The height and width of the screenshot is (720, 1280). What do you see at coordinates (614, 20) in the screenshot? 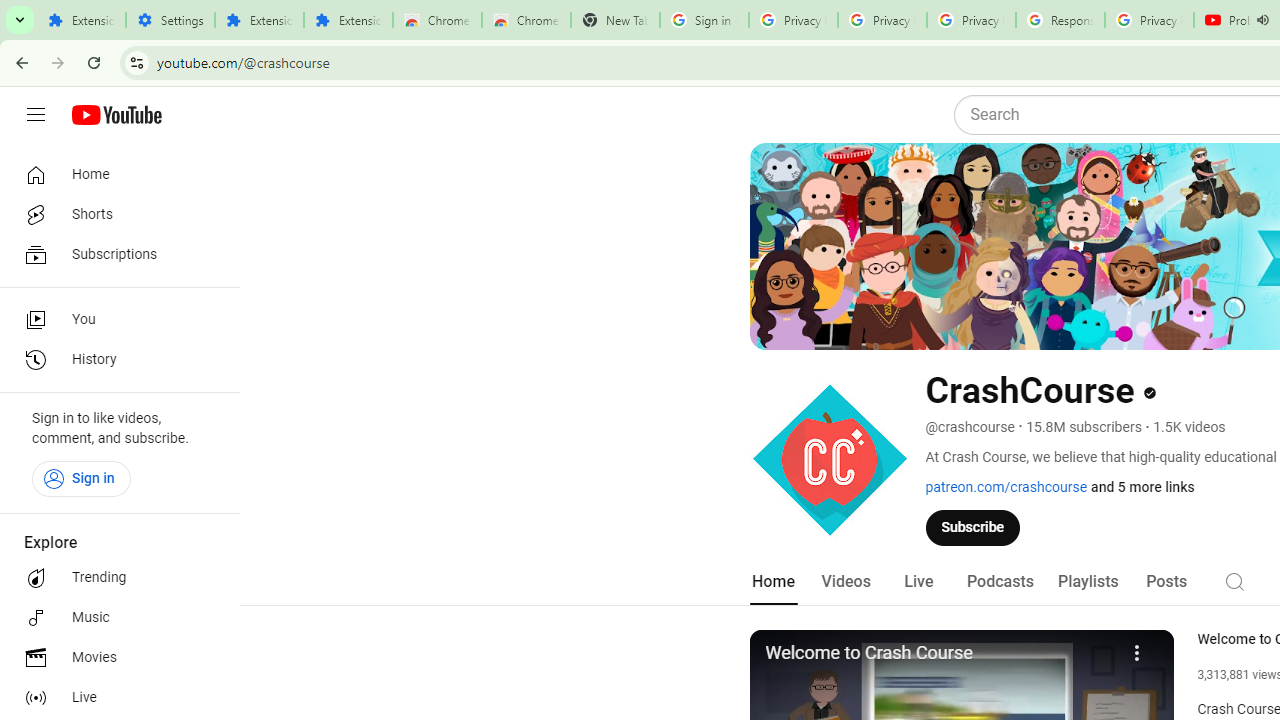
I see `'New Tab'` at bounding box center [614, 20].